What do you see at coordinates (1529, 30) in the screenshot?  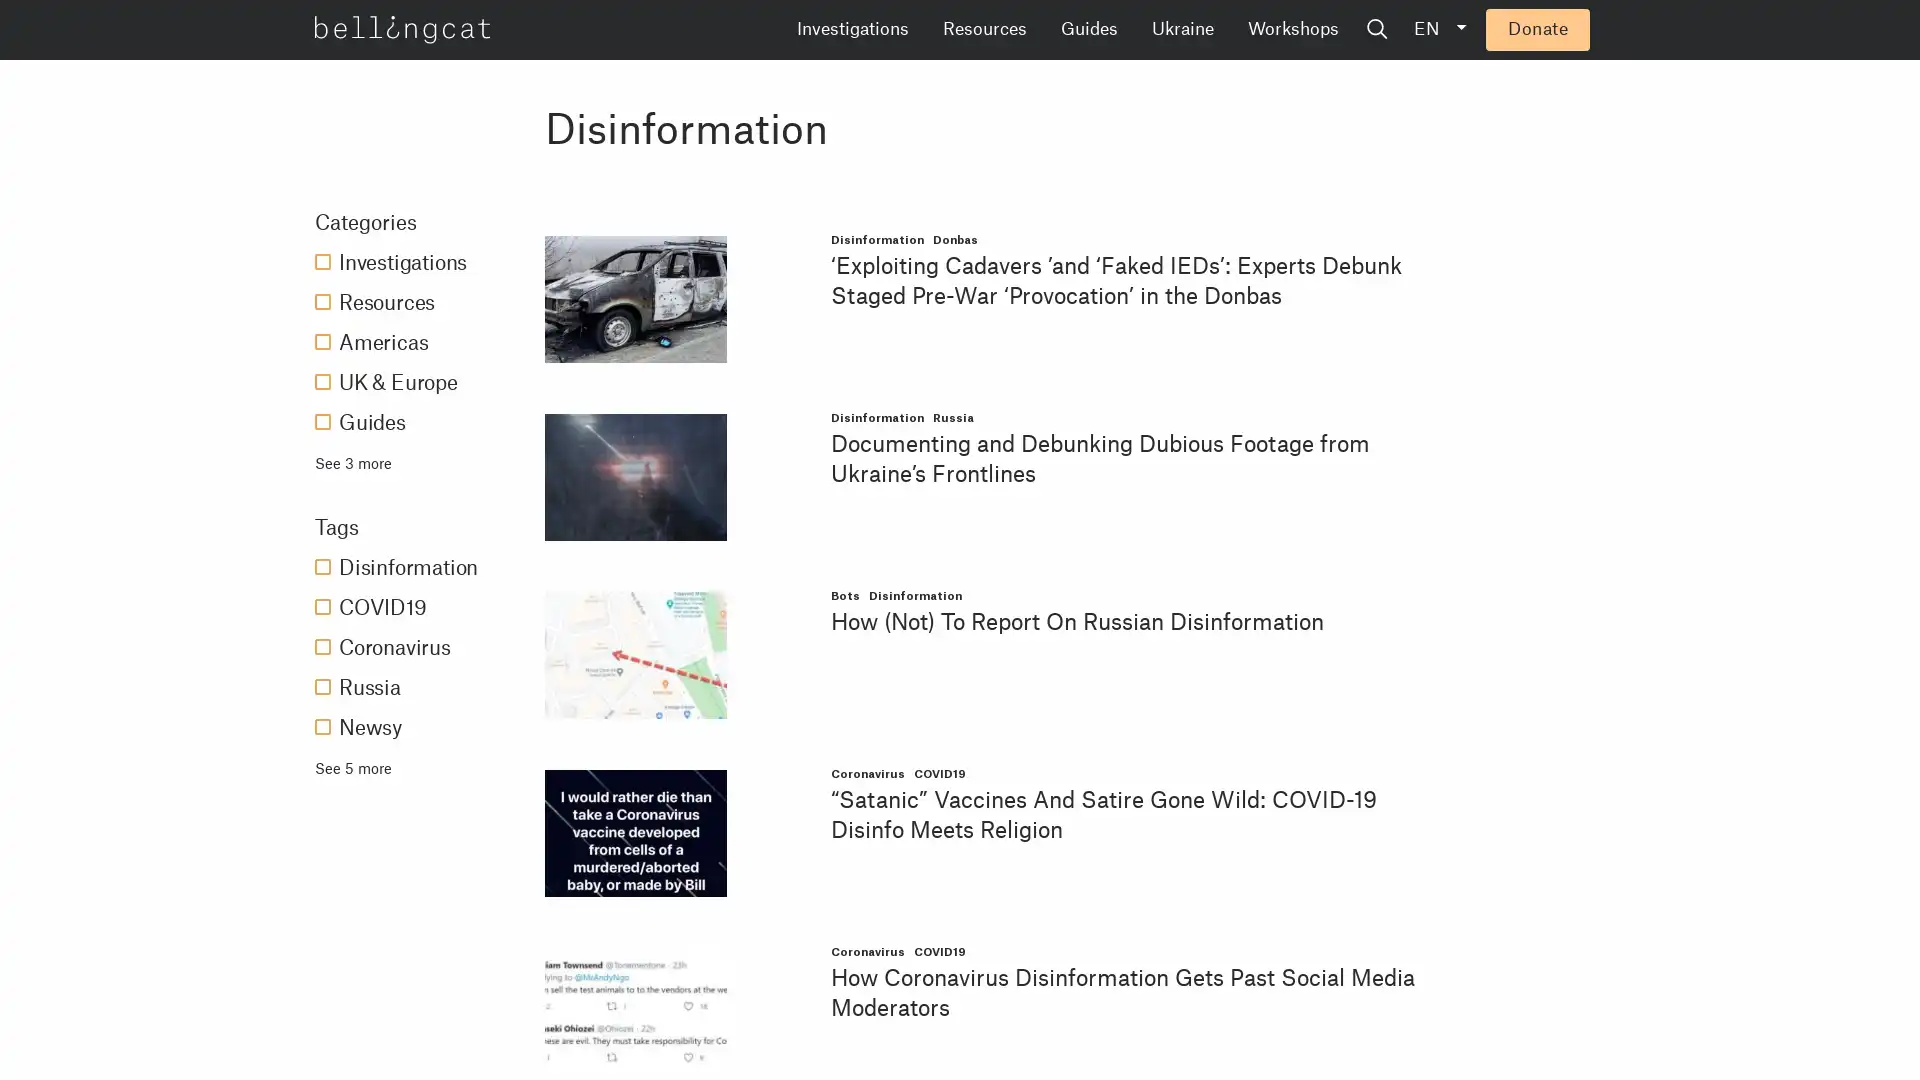 I see `Search` at bounding box center [1529, 30].